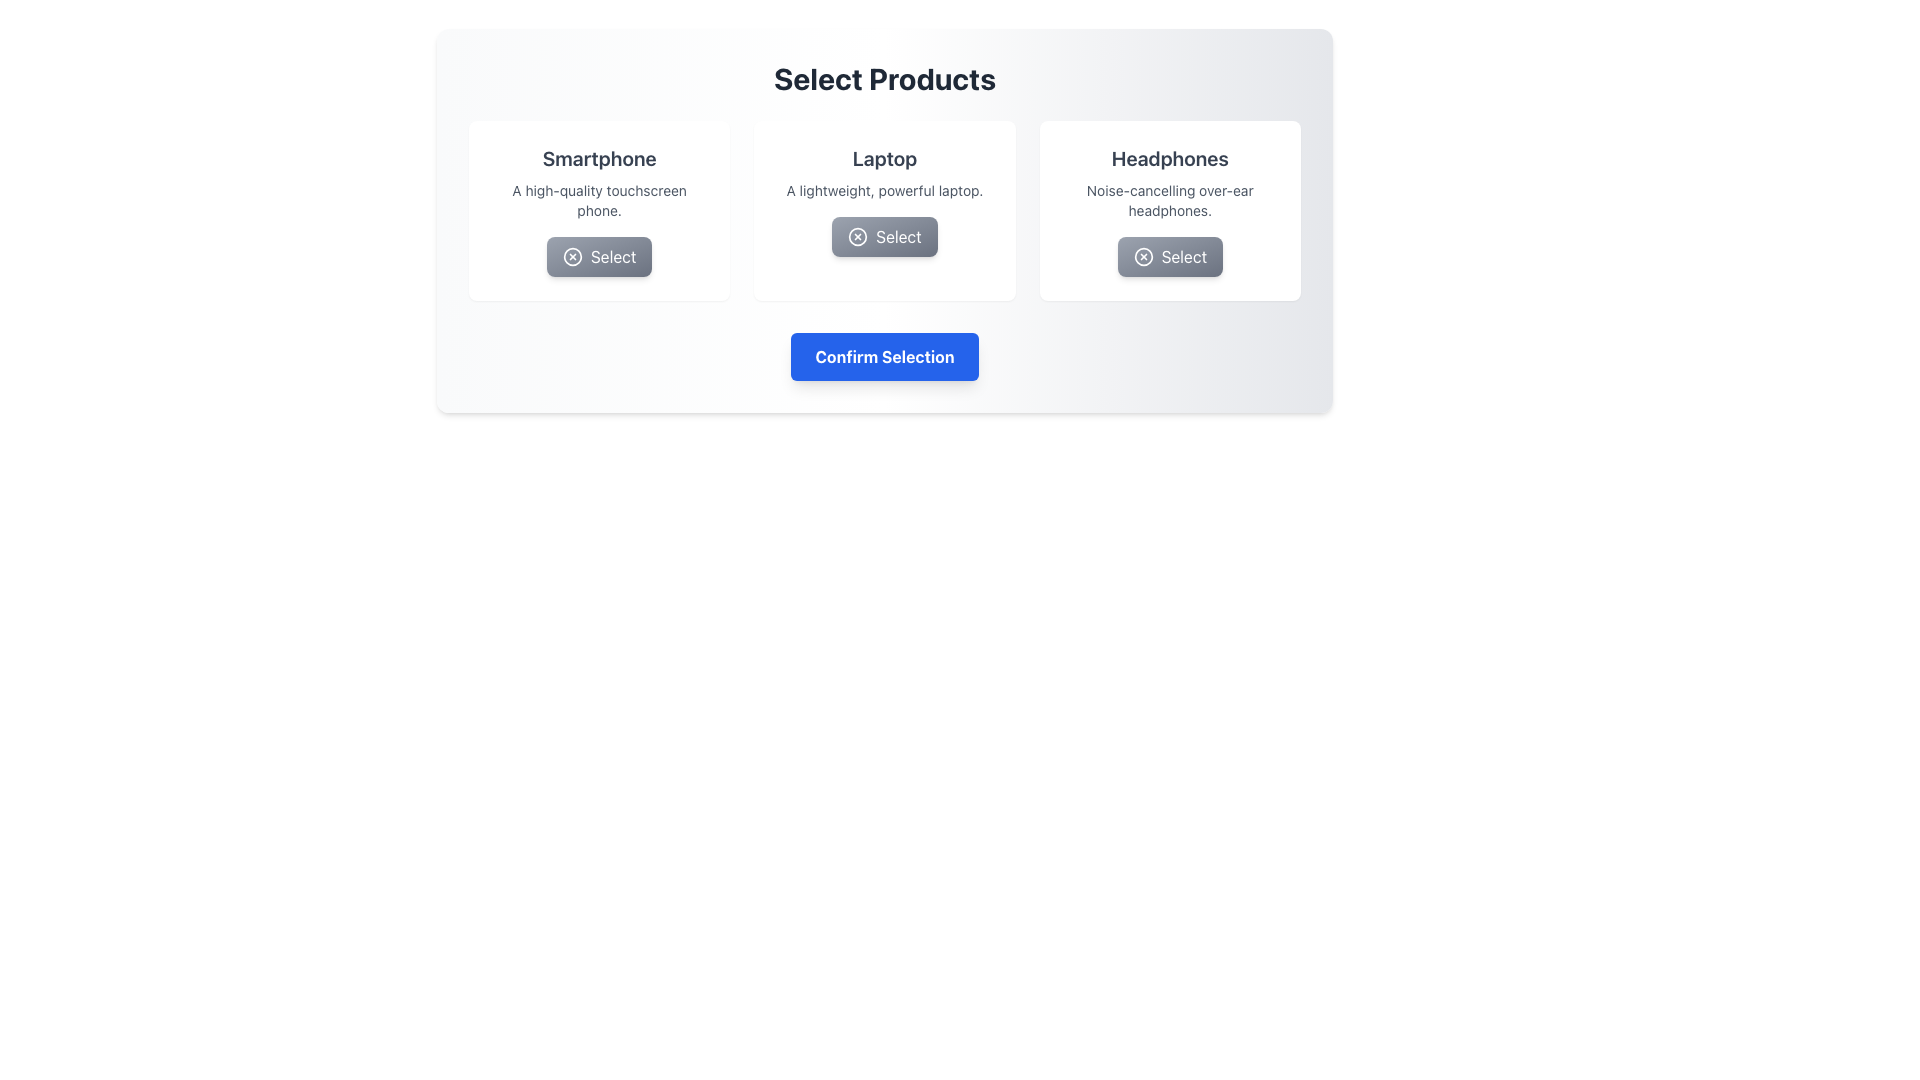 Image resolution: width=1920 pixels, height=1080 pixels. I want to click on the icon within the 'Select' button located on the left side of the text under the 'Smartphone' card, so click(571, 256).